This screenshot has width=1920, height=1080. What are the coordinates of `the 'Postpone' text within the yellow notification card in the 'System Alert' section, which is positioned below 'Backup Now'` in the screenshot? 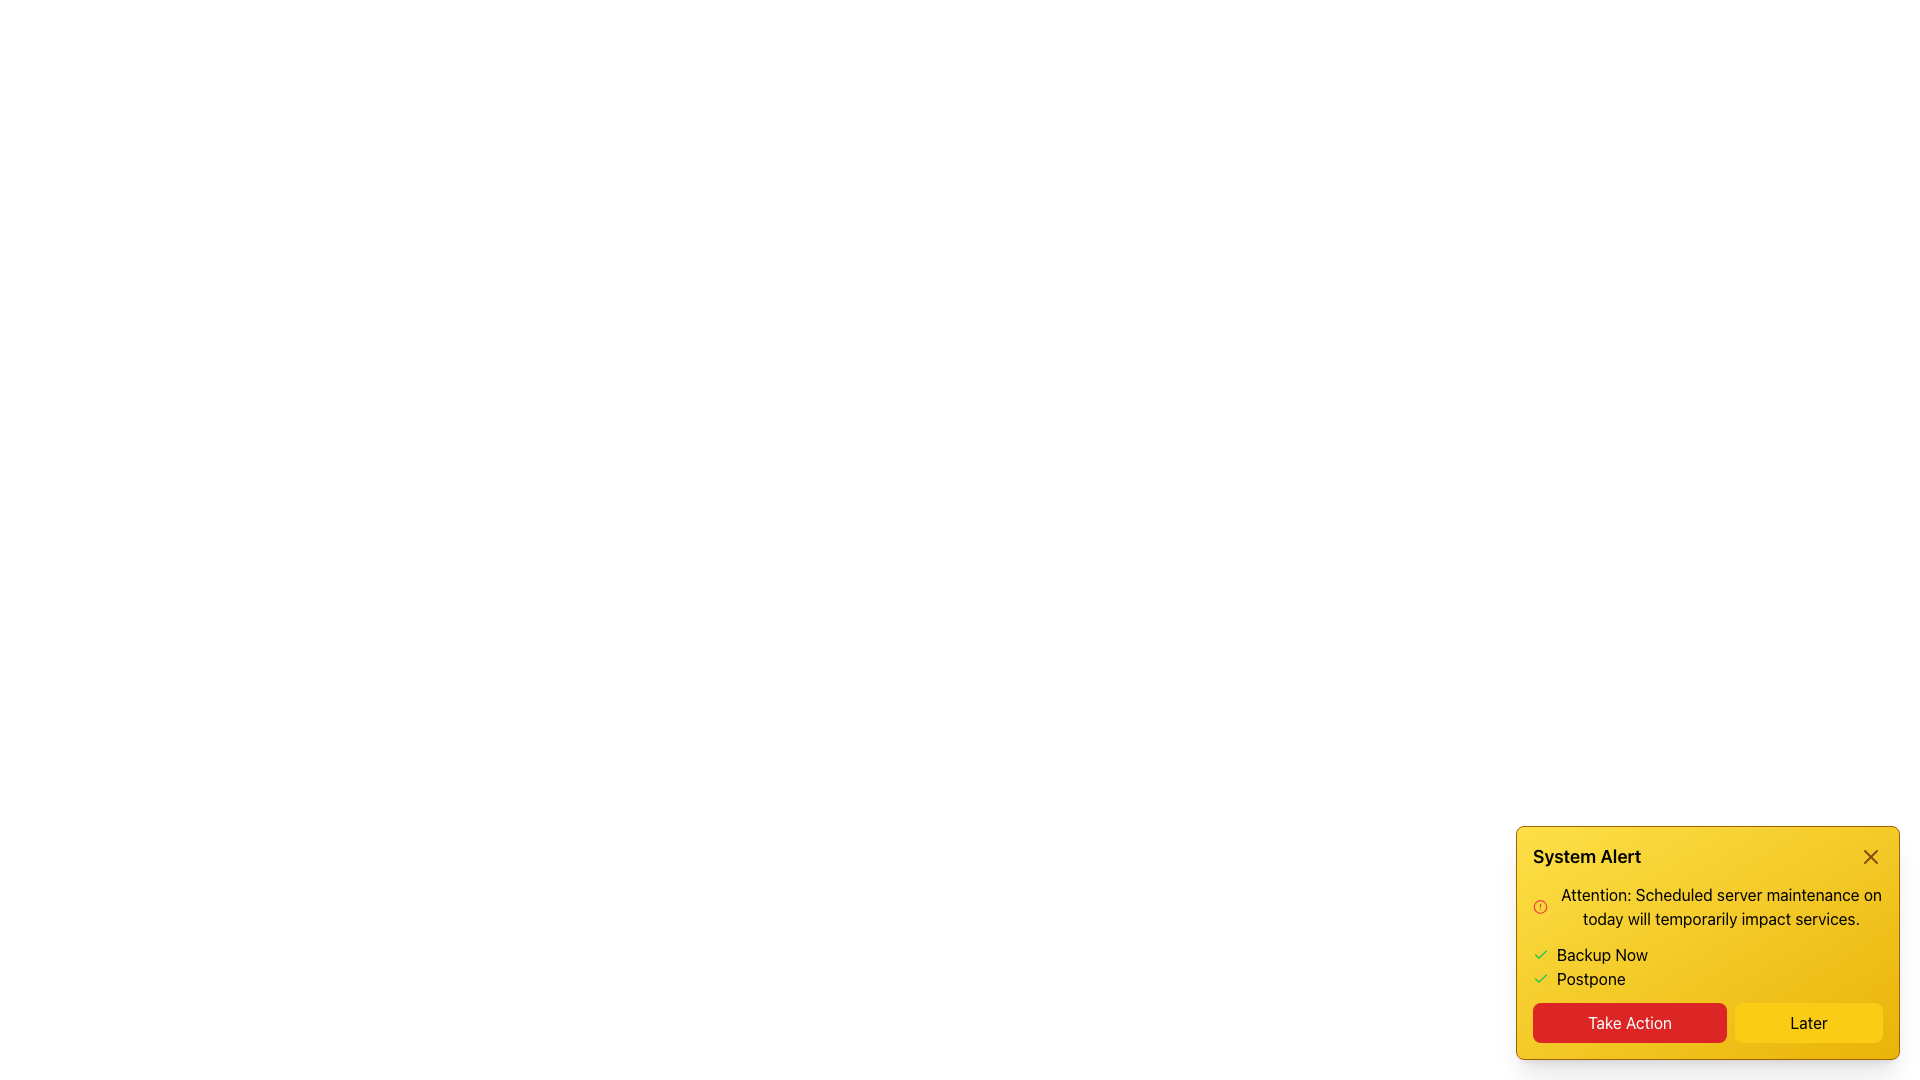 It's located at (1590, 978).